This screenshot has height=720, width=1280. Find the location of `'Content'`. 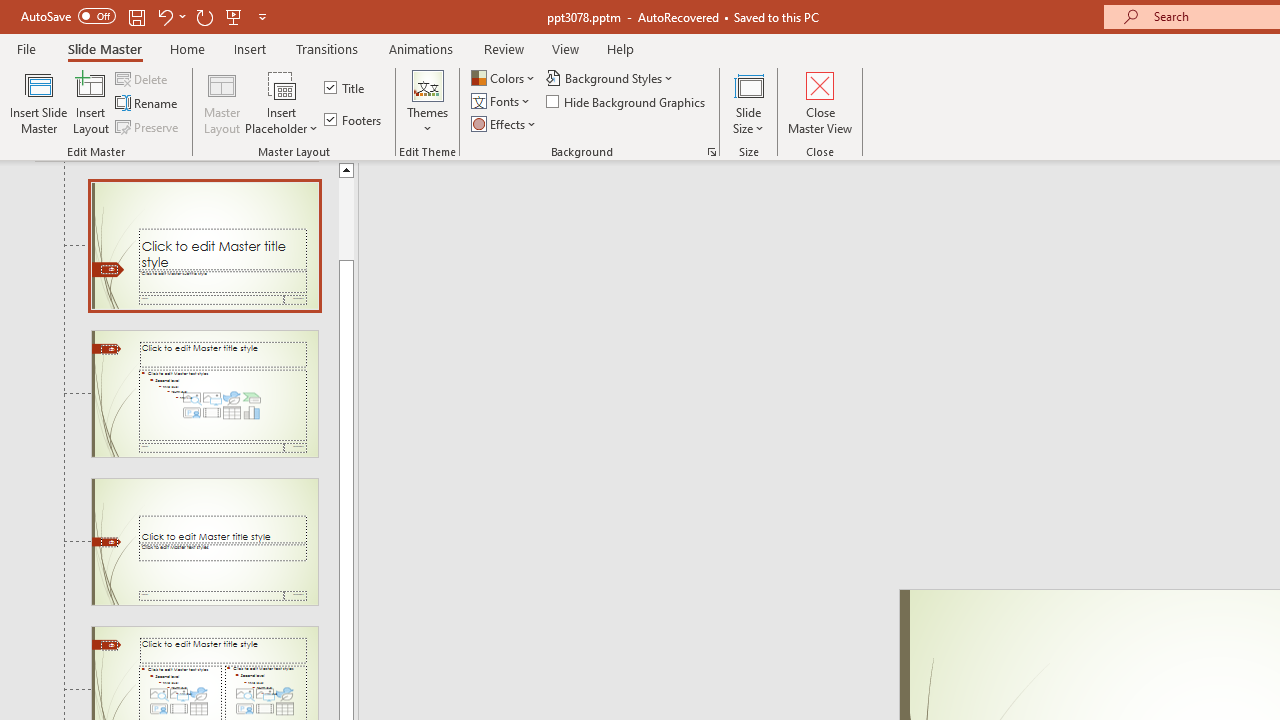

'Content' is located at coordinates (281, 84).